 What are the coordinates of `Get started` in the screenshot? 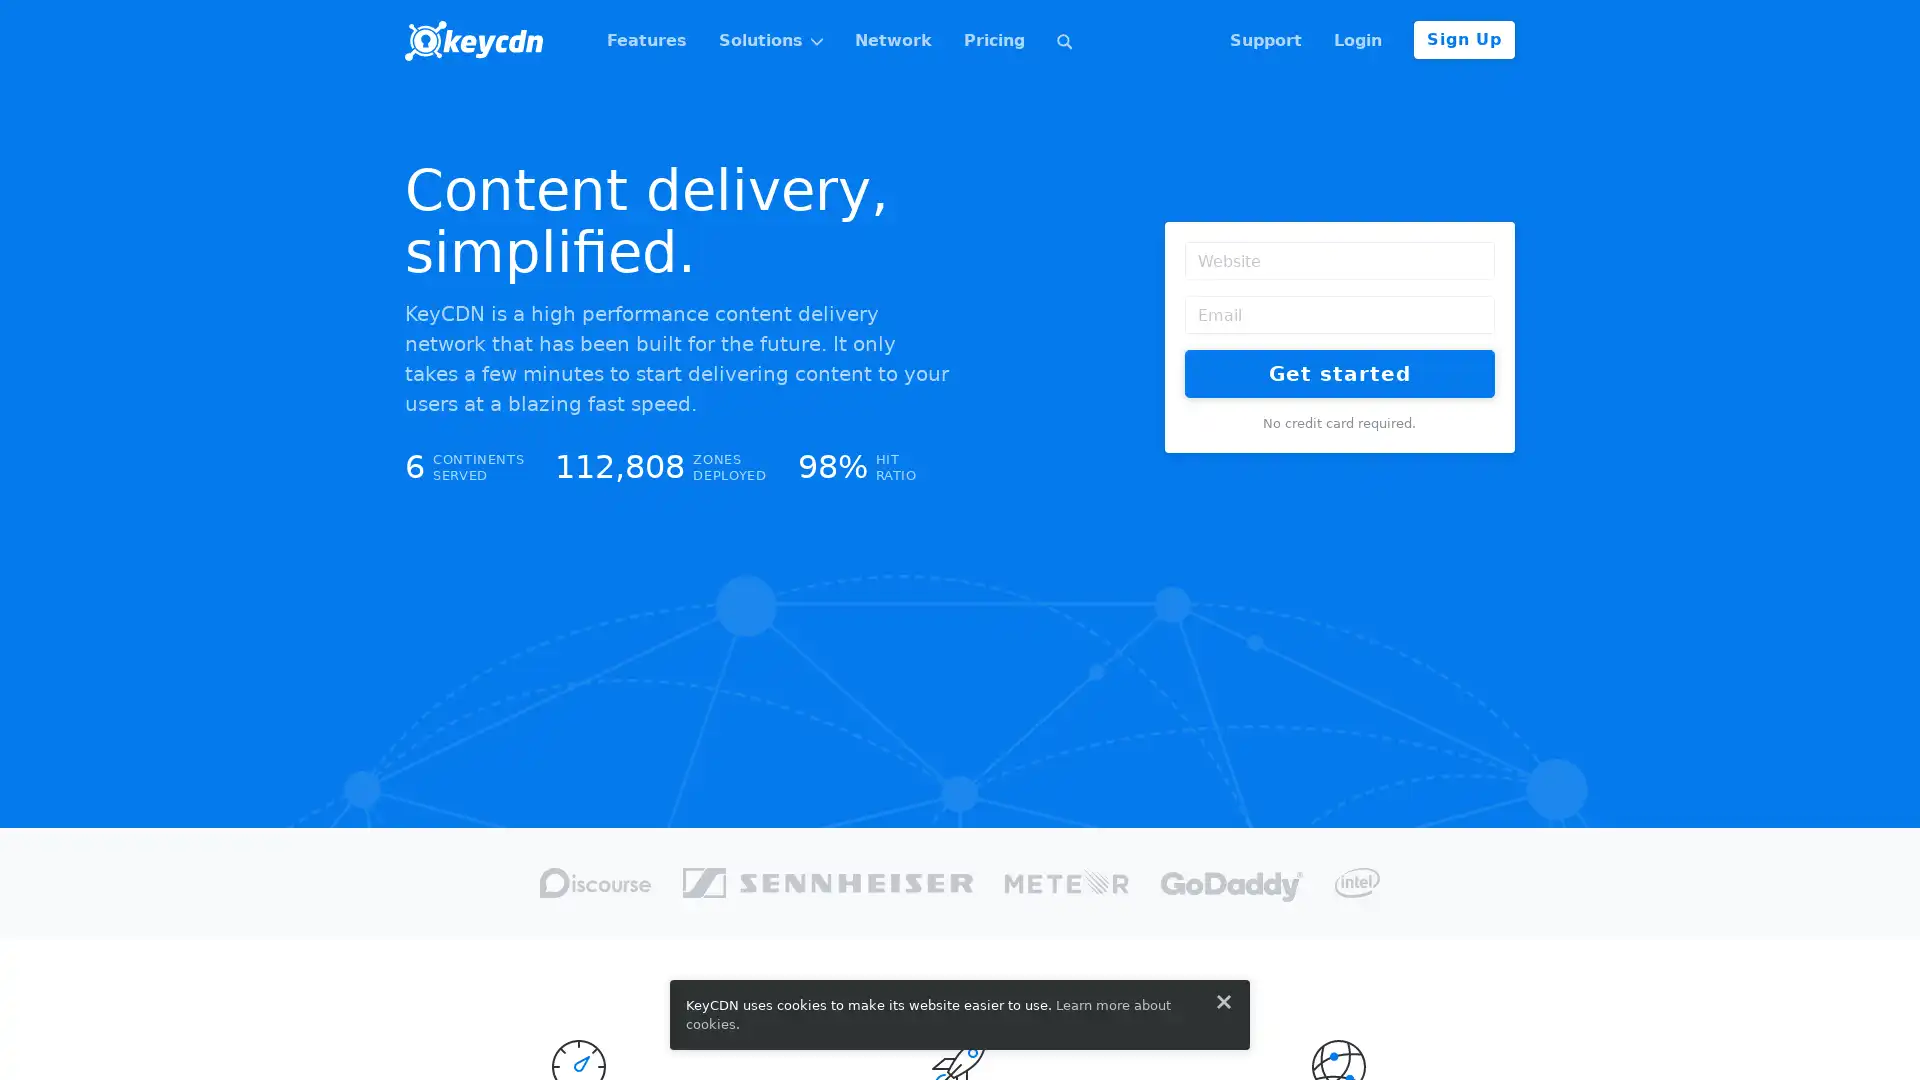 It's located at (1339, 374).